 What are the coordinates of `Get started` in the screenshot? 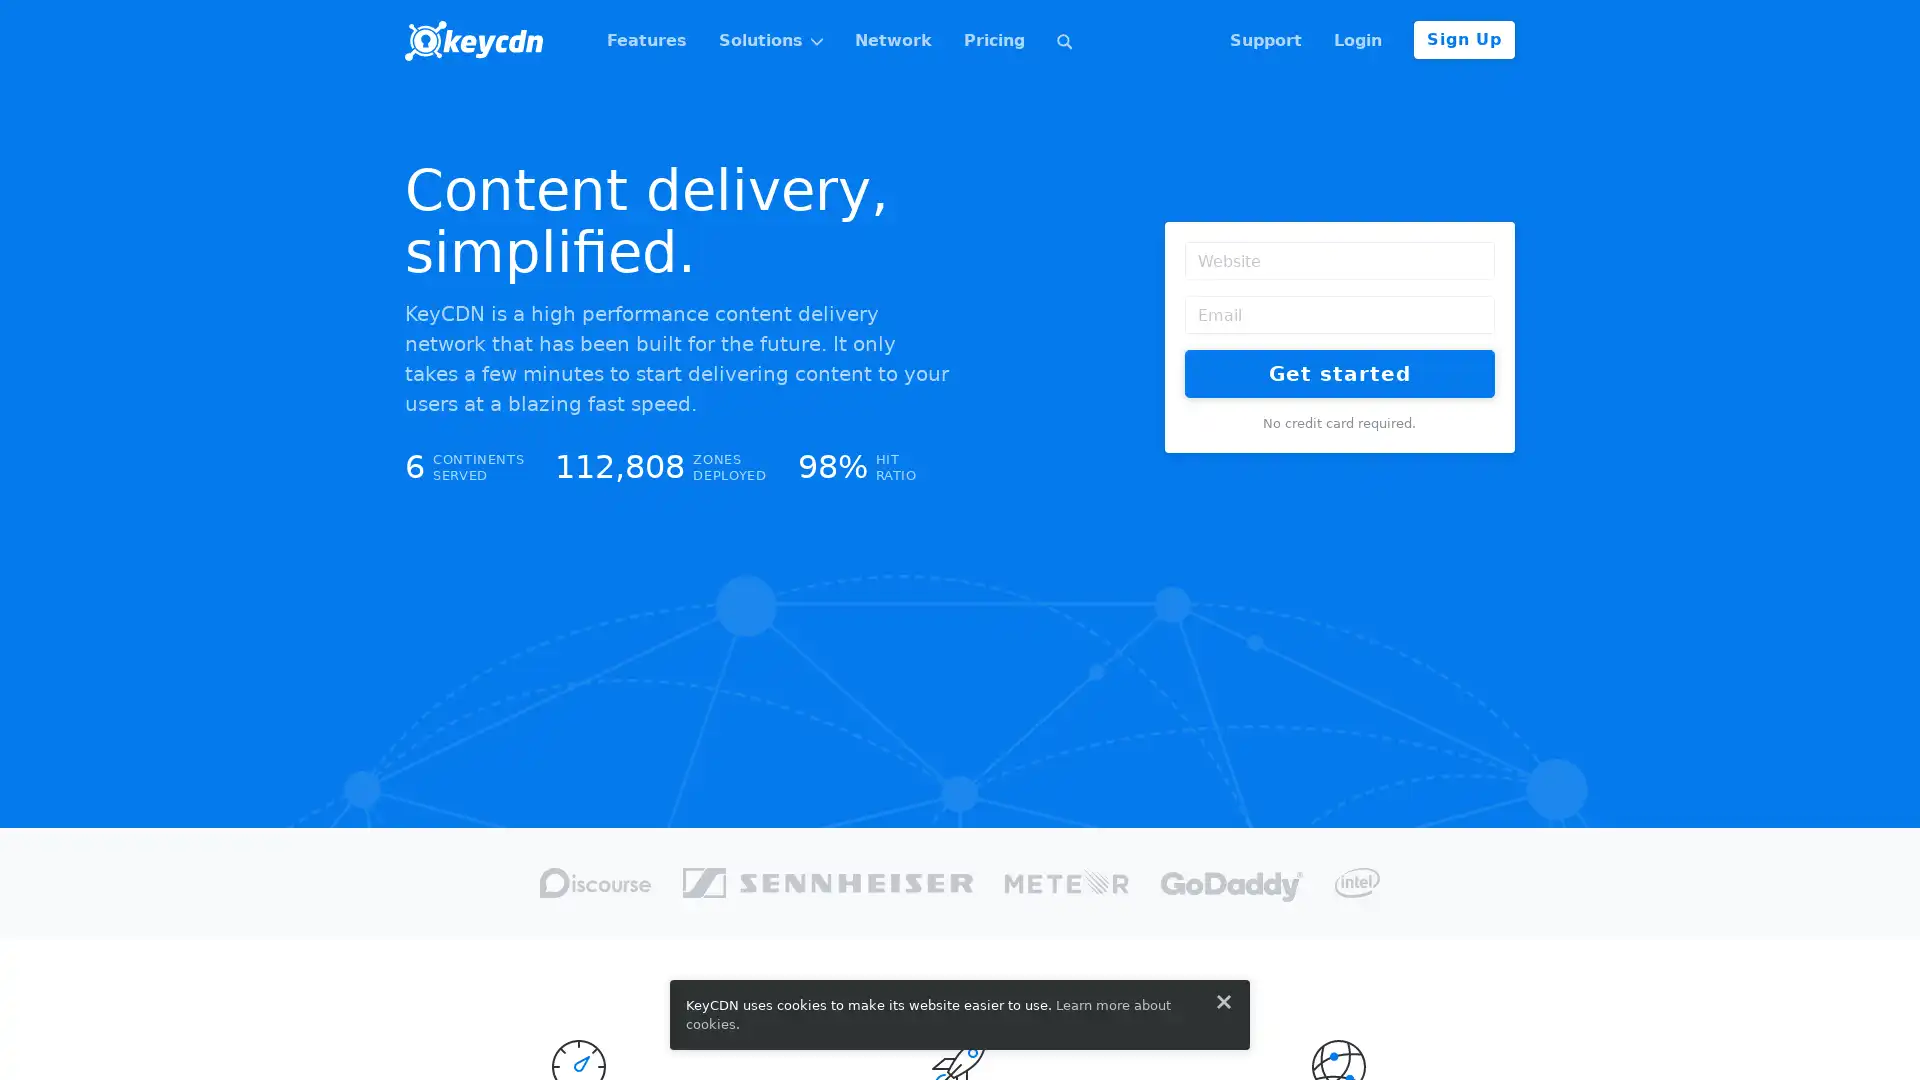 It's located at (1339, 374).